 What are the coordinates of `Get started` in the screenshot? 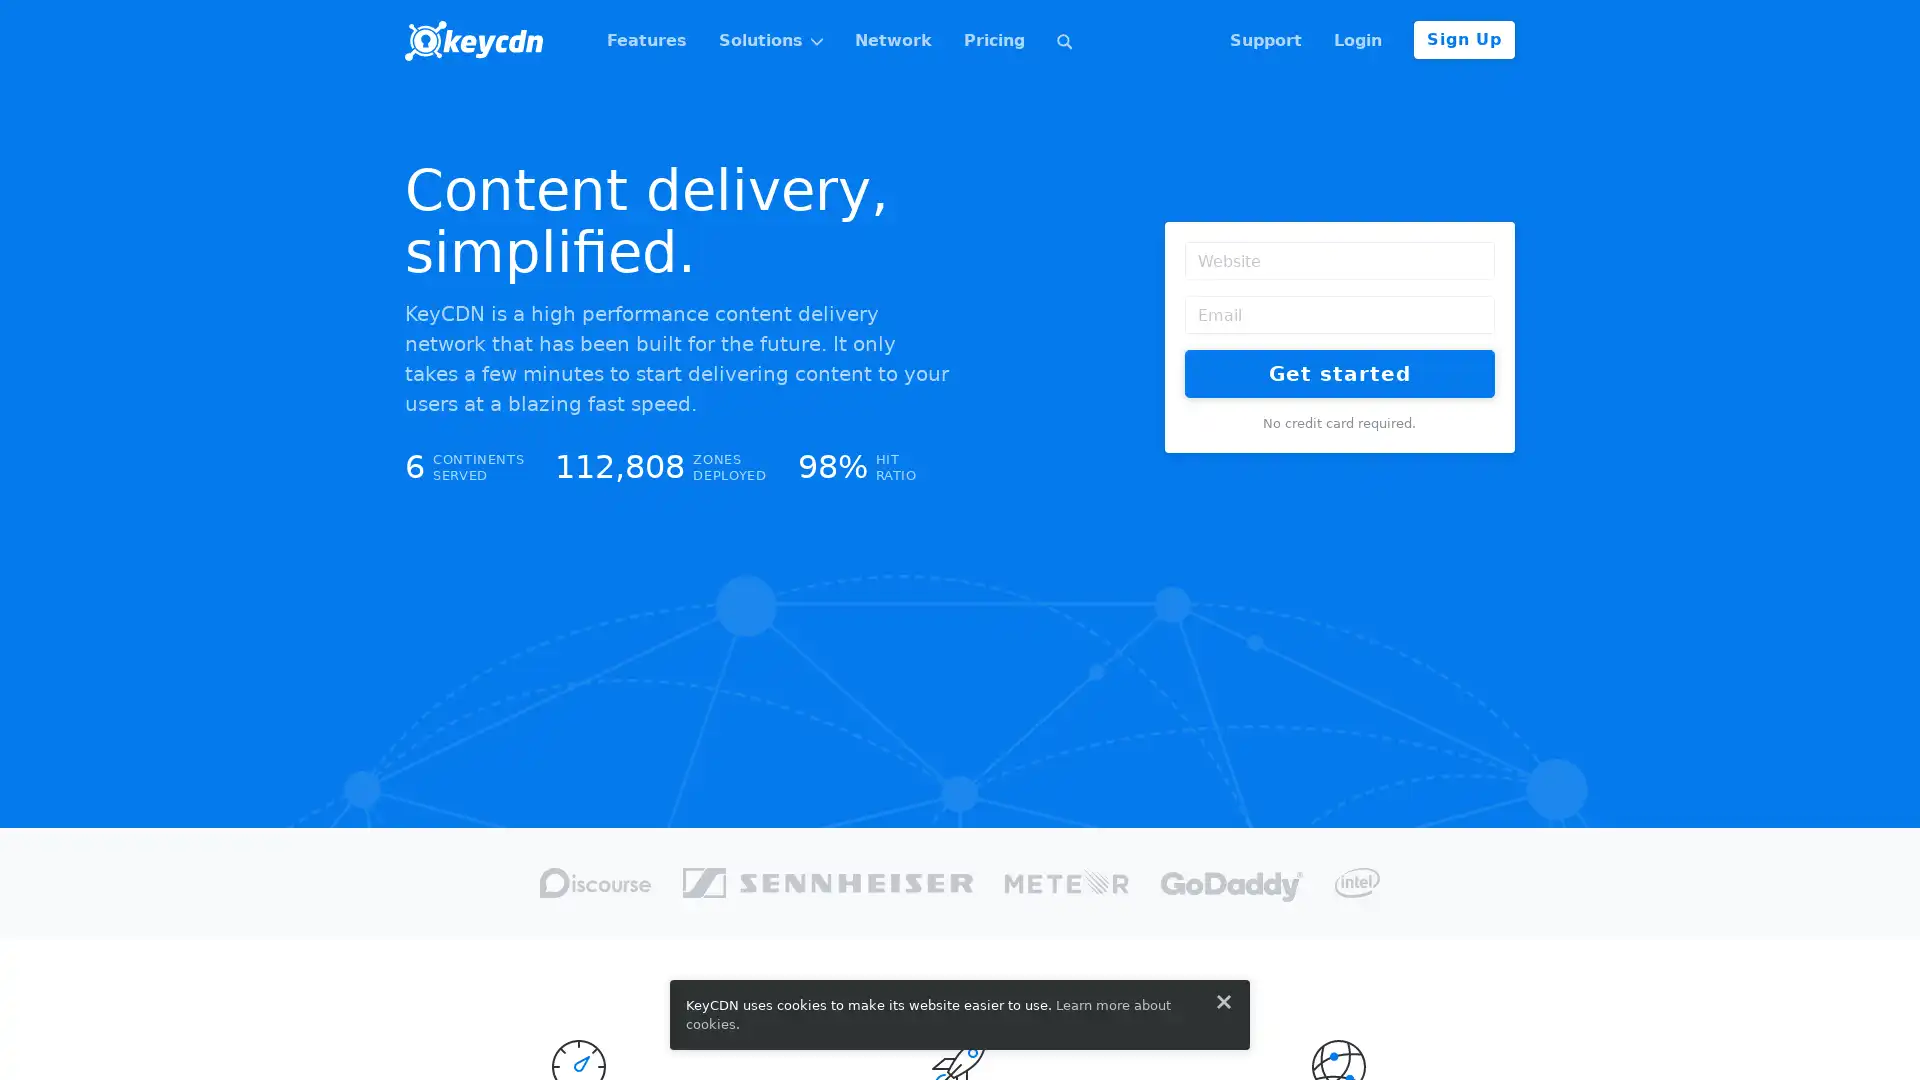 It's located at (1339, 374).